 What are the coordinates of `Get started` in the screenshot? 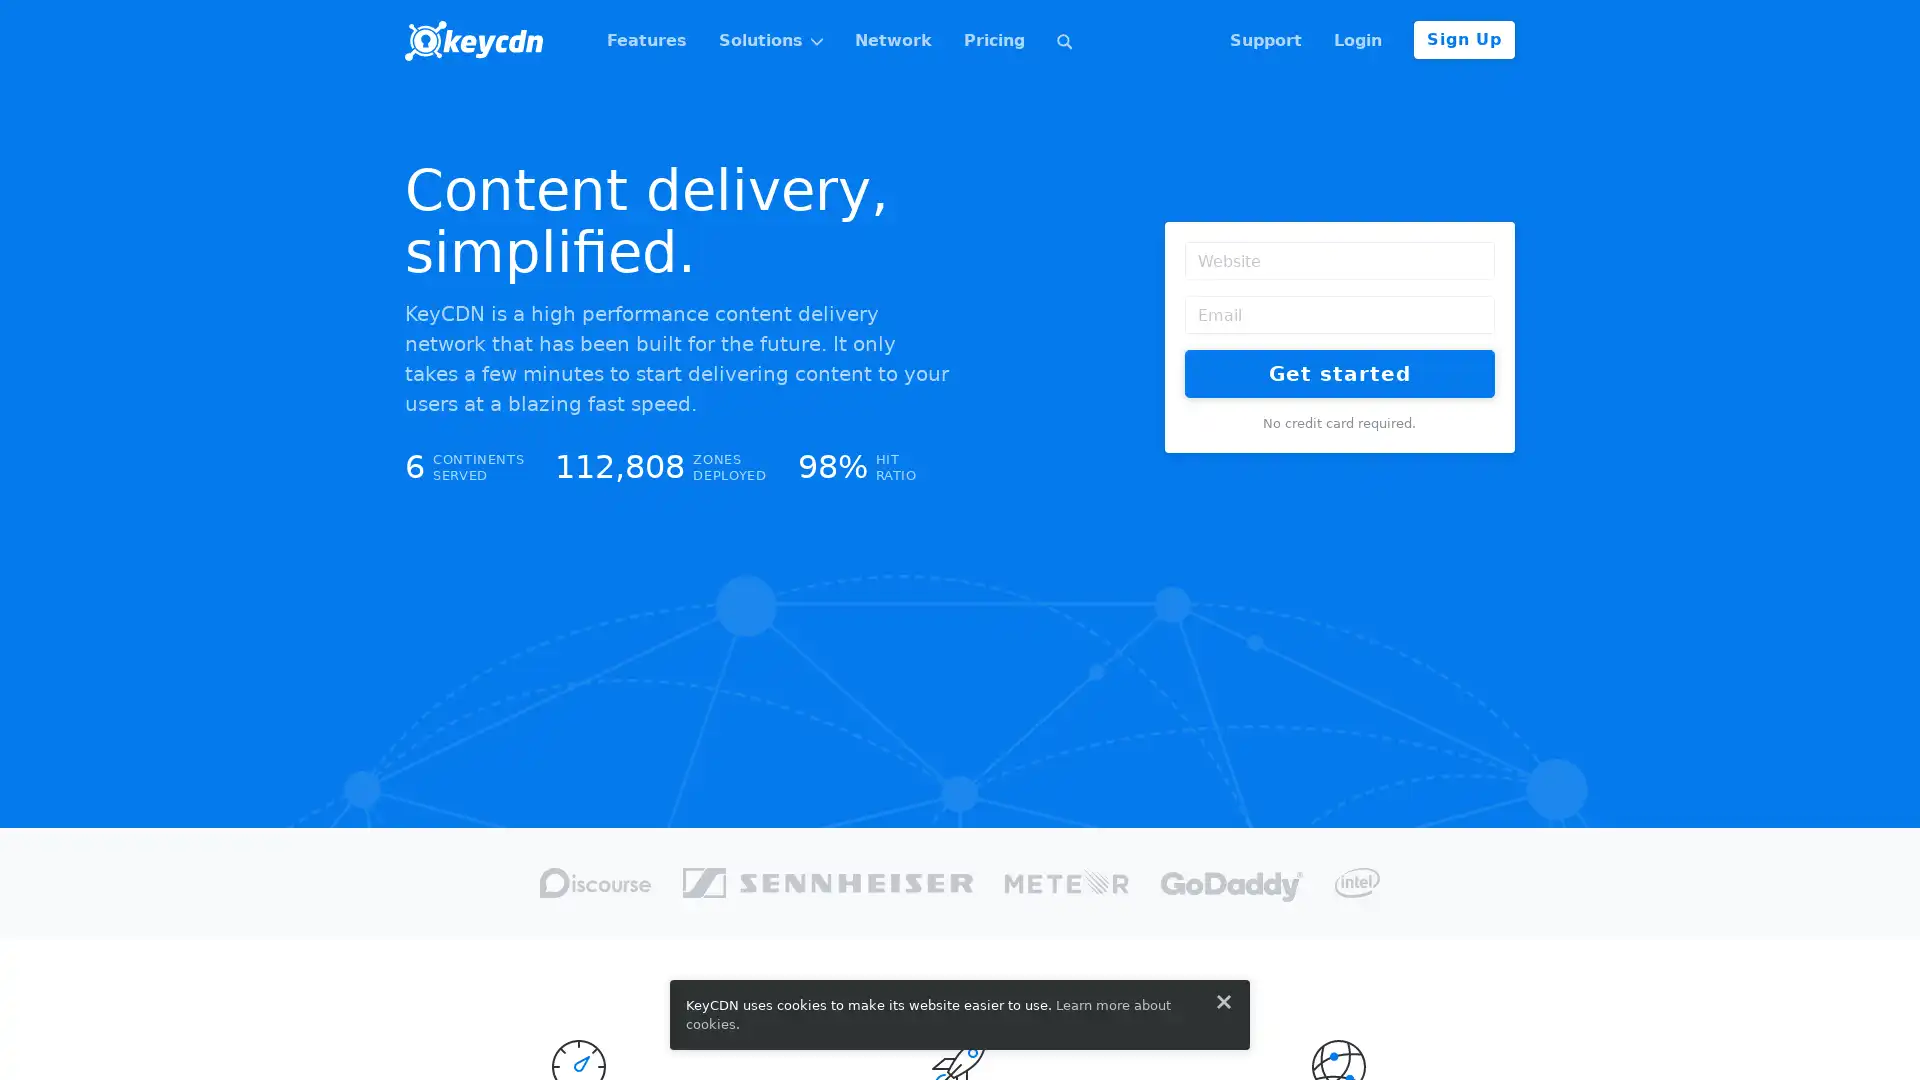 It's located at (1339, 374).